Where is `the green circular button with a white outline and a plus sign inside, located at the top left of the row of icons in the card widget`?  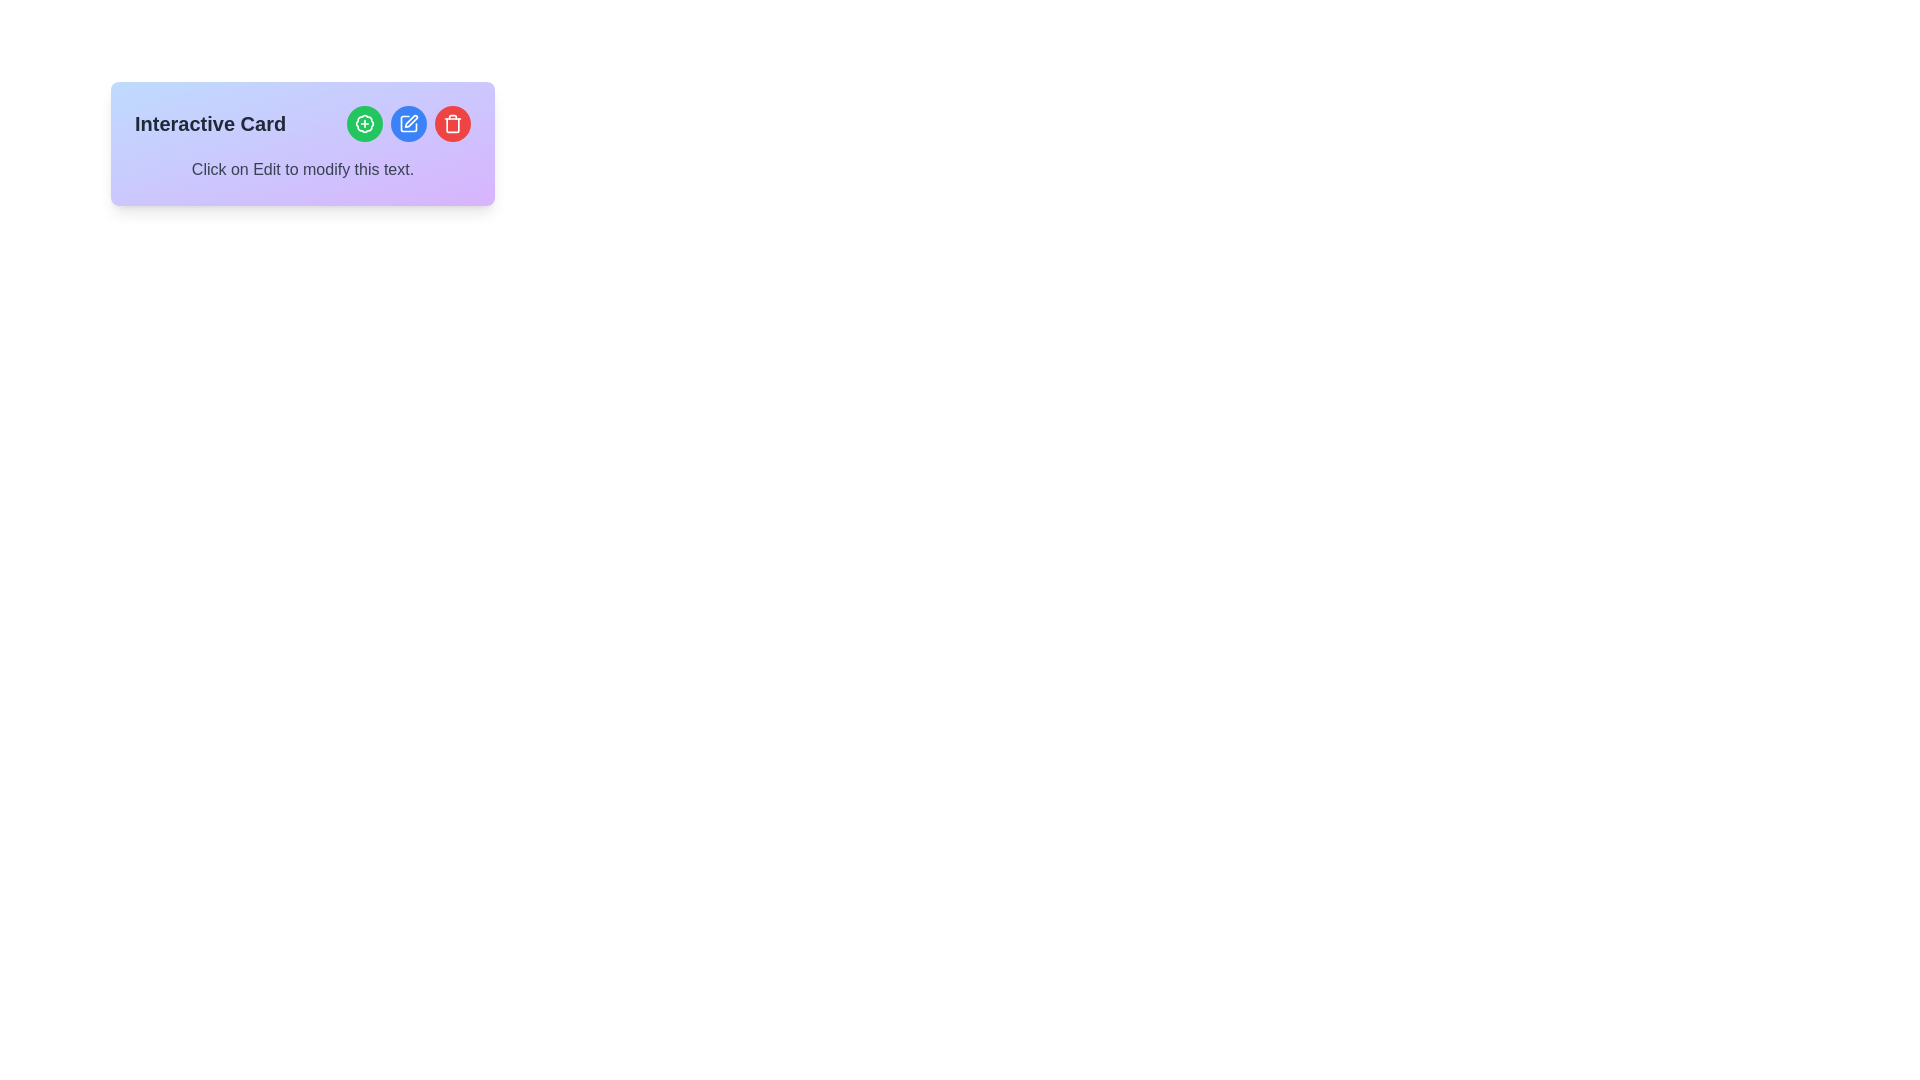
the green circular button with a white outline and a plus sign inside, located at the top left of the row of icons in the card widget is located at coordinates (364, 123).